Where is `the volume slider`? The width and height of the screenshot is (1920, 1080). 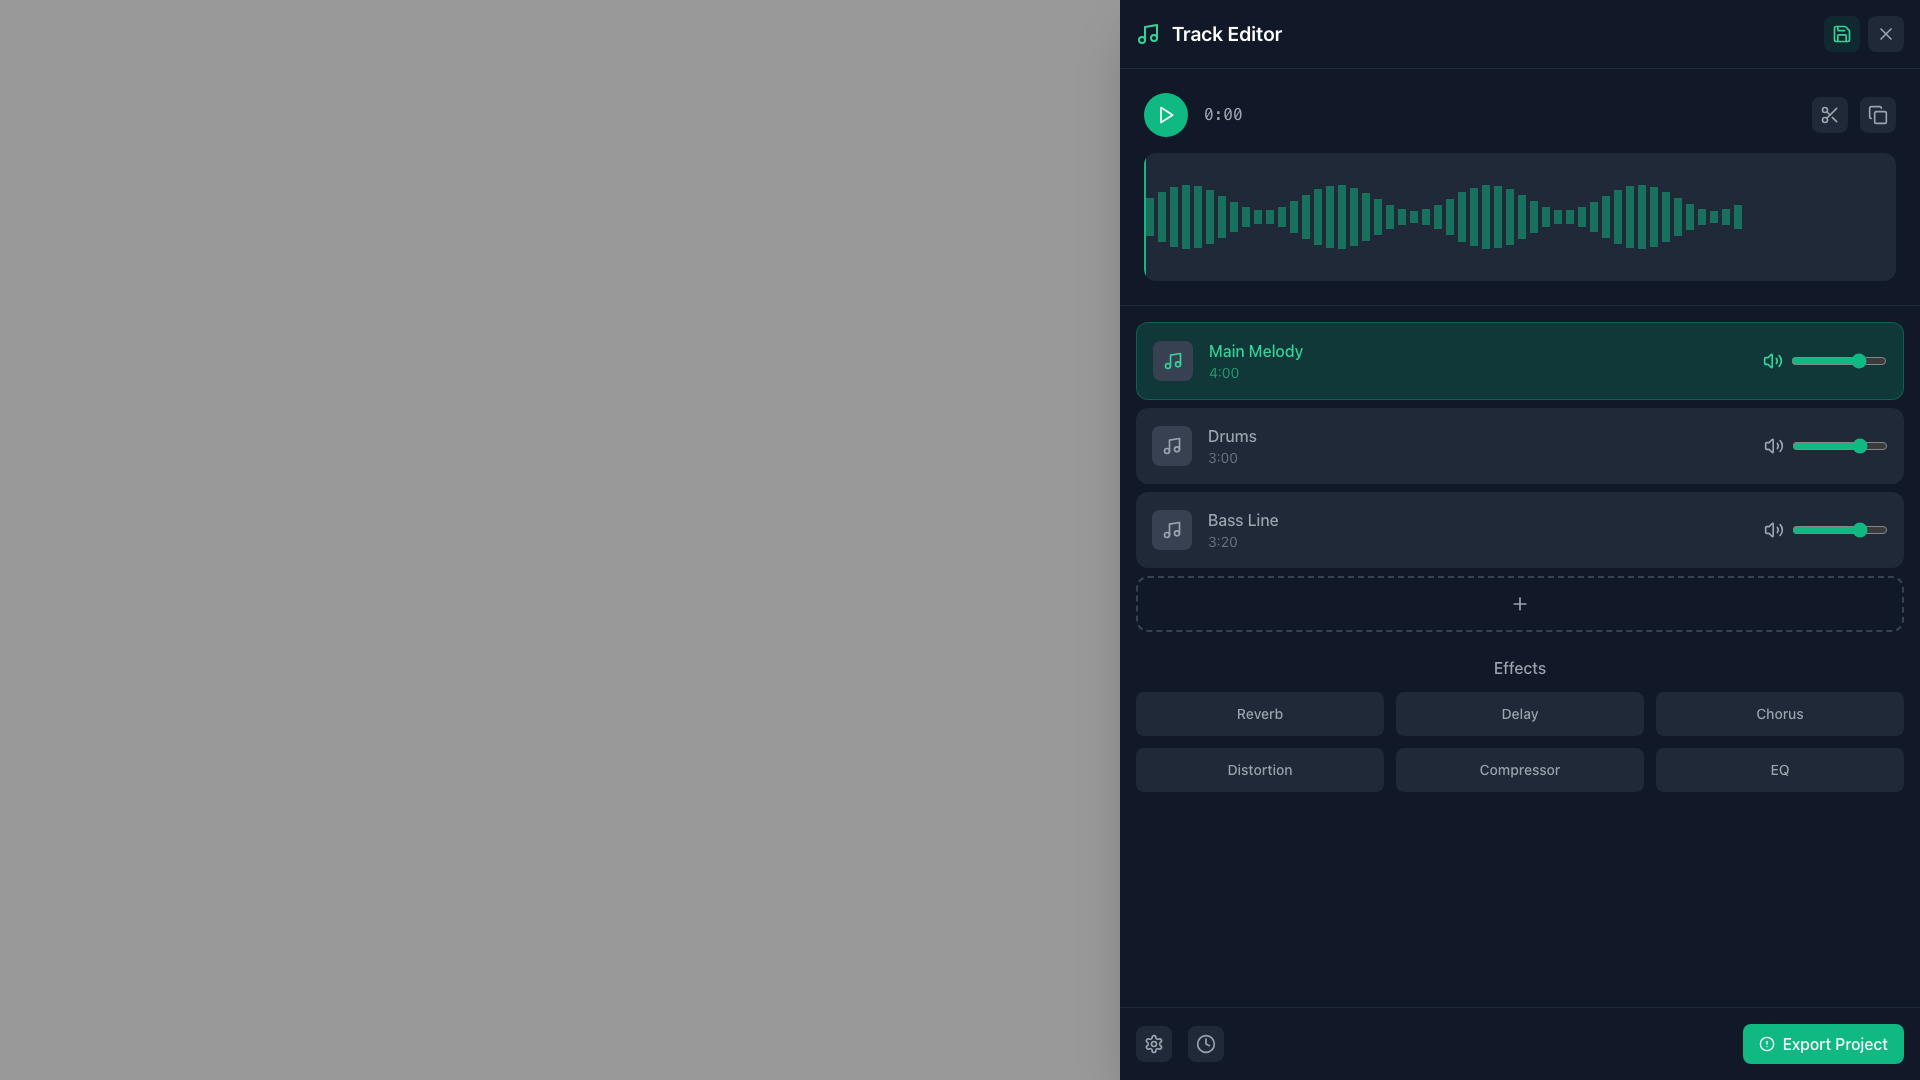
the volume slider is located at coordinates (1825, 361).